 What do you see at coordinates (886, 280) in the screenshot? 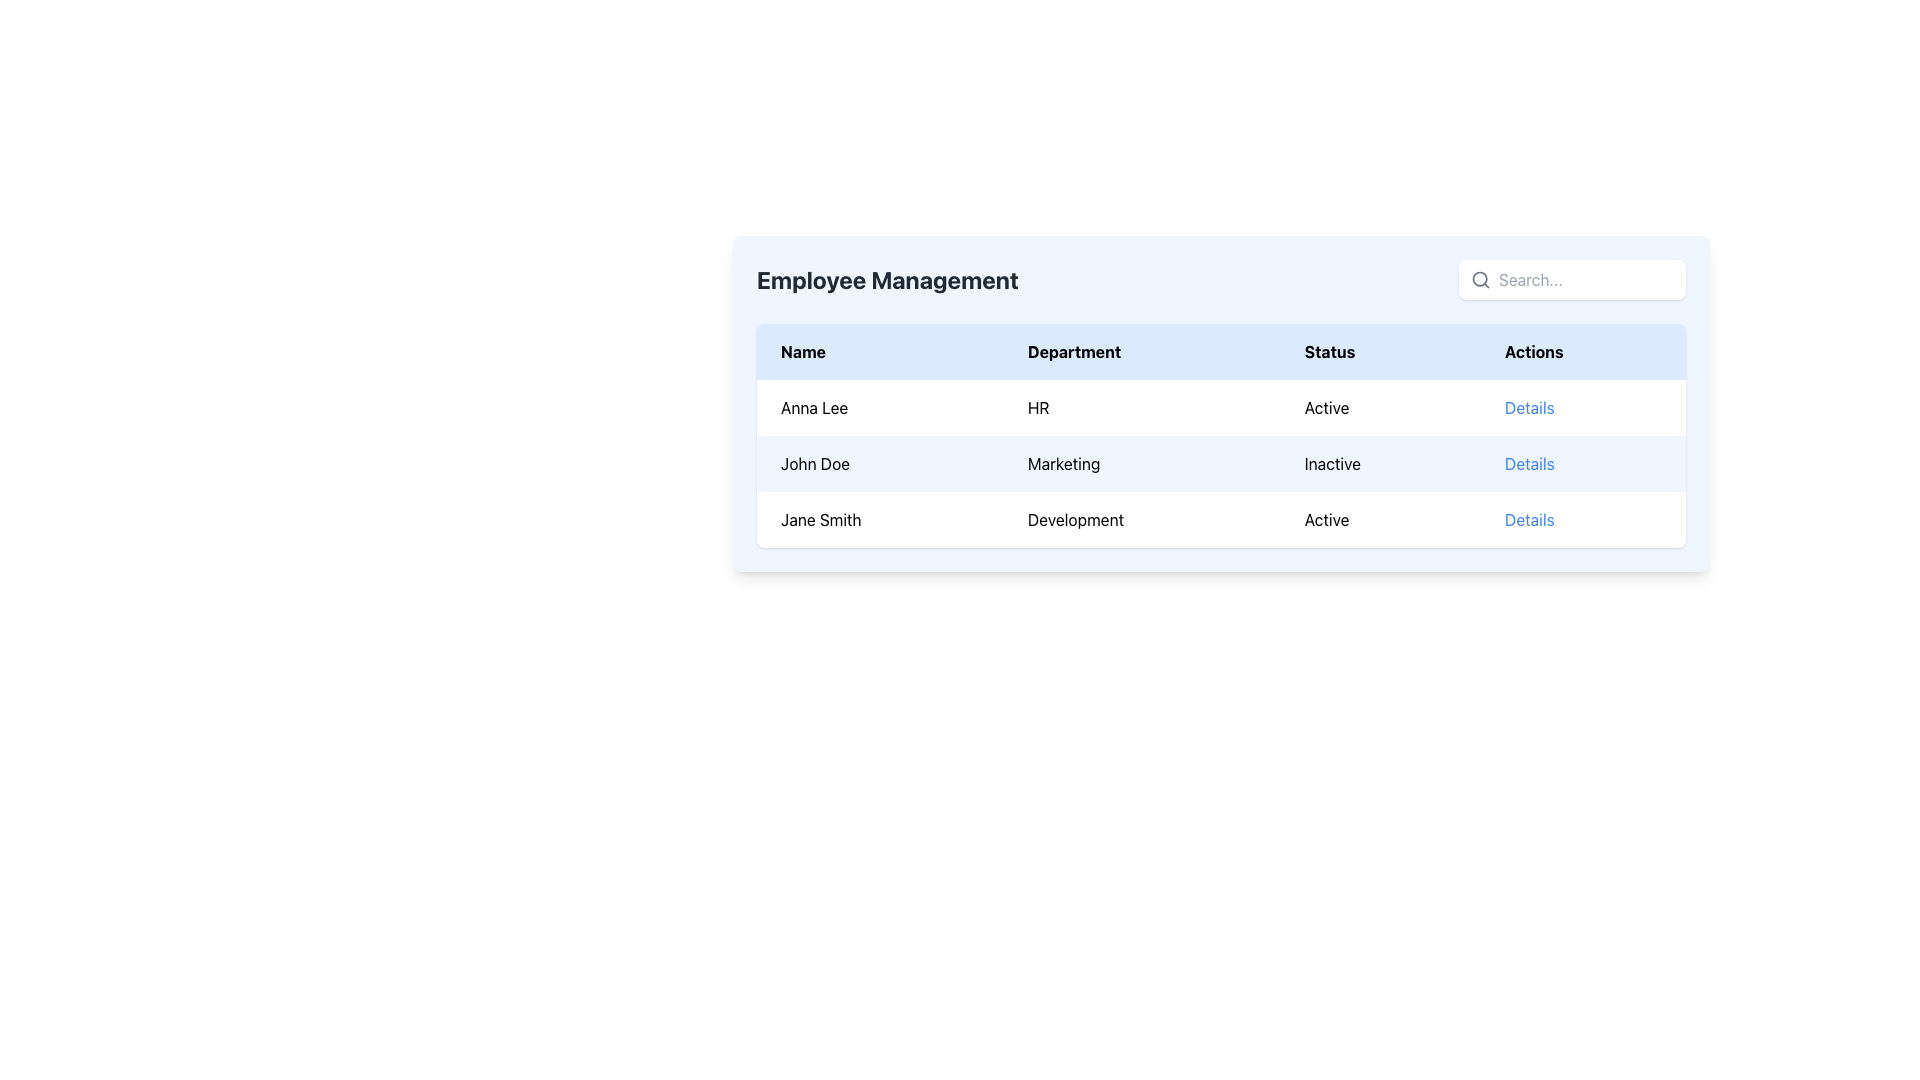
I see `the bold text label 'Employee Management' styled in dark gray, which is located at the top left of its section above the employee information table` at bounding box center [886, 280].